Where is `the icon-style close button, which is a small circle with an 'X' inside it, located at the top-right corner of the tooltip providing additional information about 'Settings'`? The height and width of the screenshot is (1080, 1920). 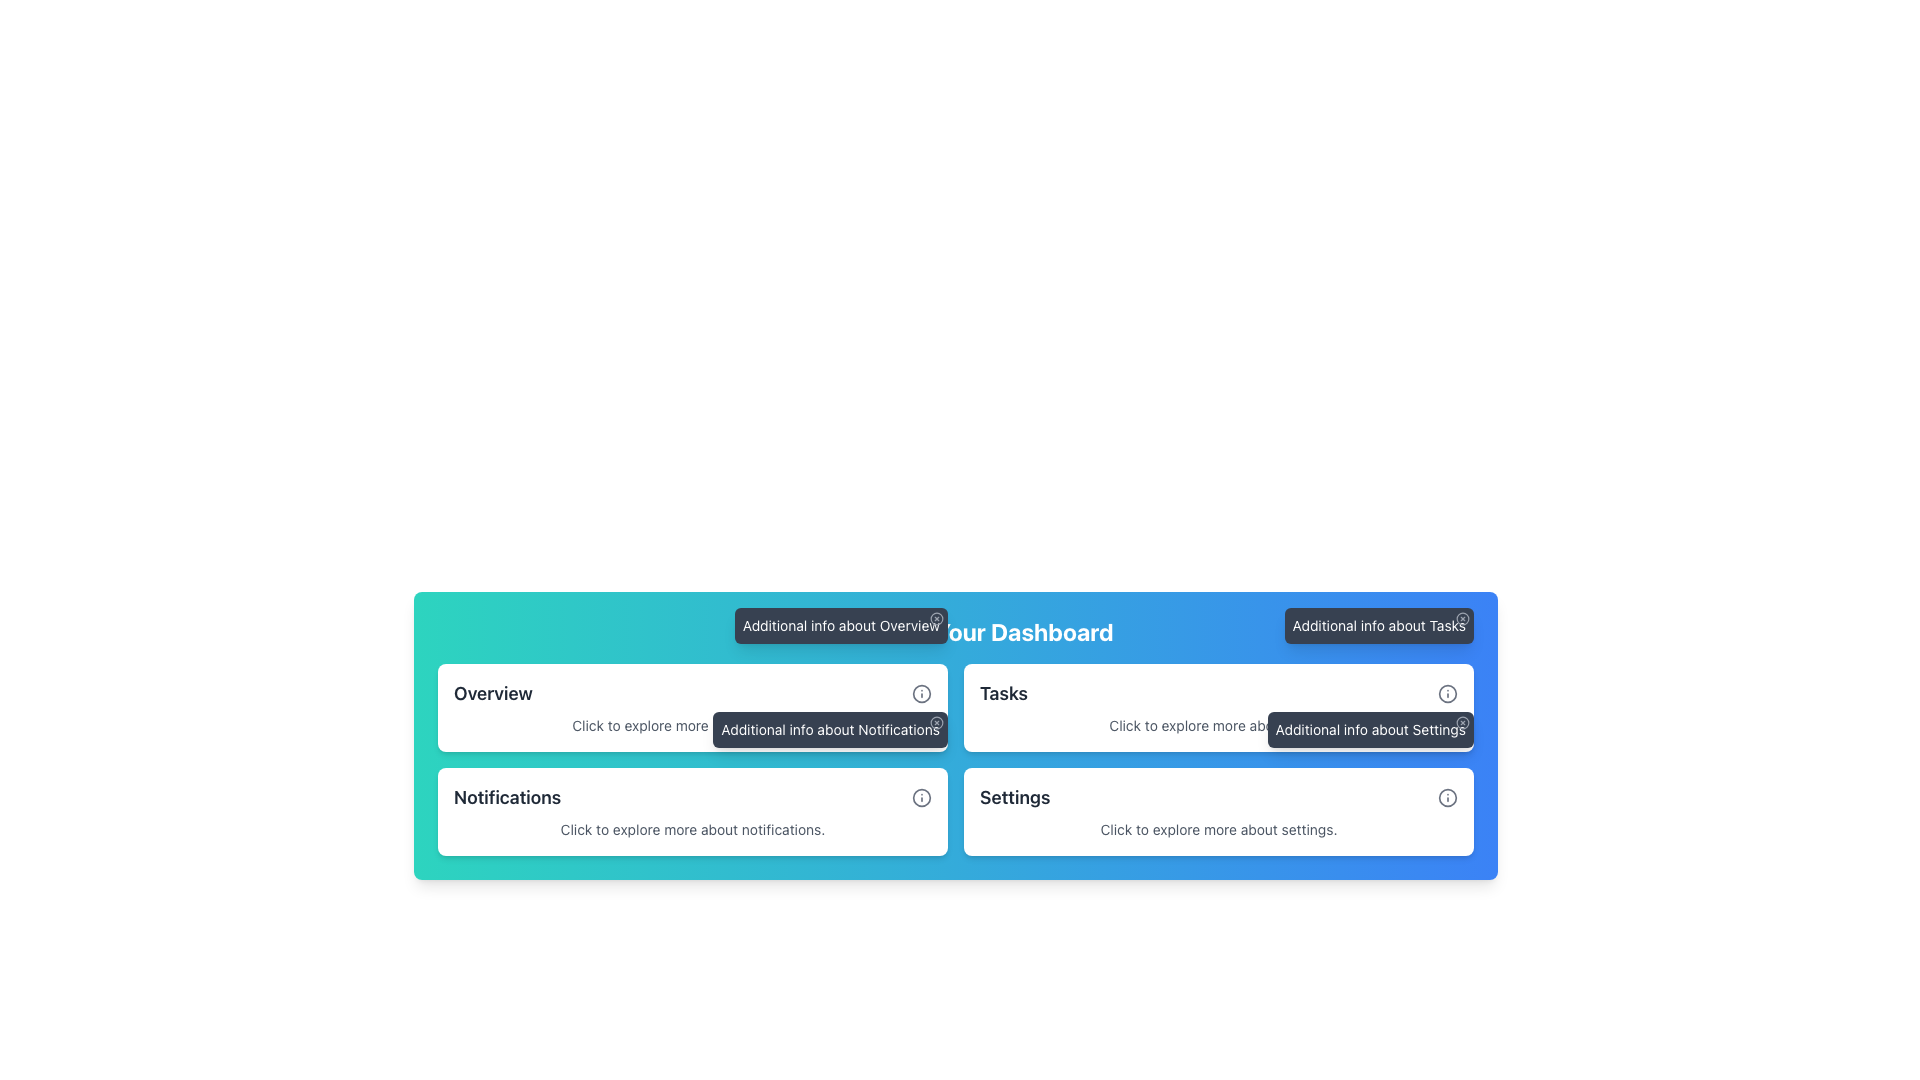
the icon-style close button, which is a small circle with an 'X' inside it, located at the top-right corner of the tooltip providing additional information about 'Settings' is located at coordinates (1463, 722).